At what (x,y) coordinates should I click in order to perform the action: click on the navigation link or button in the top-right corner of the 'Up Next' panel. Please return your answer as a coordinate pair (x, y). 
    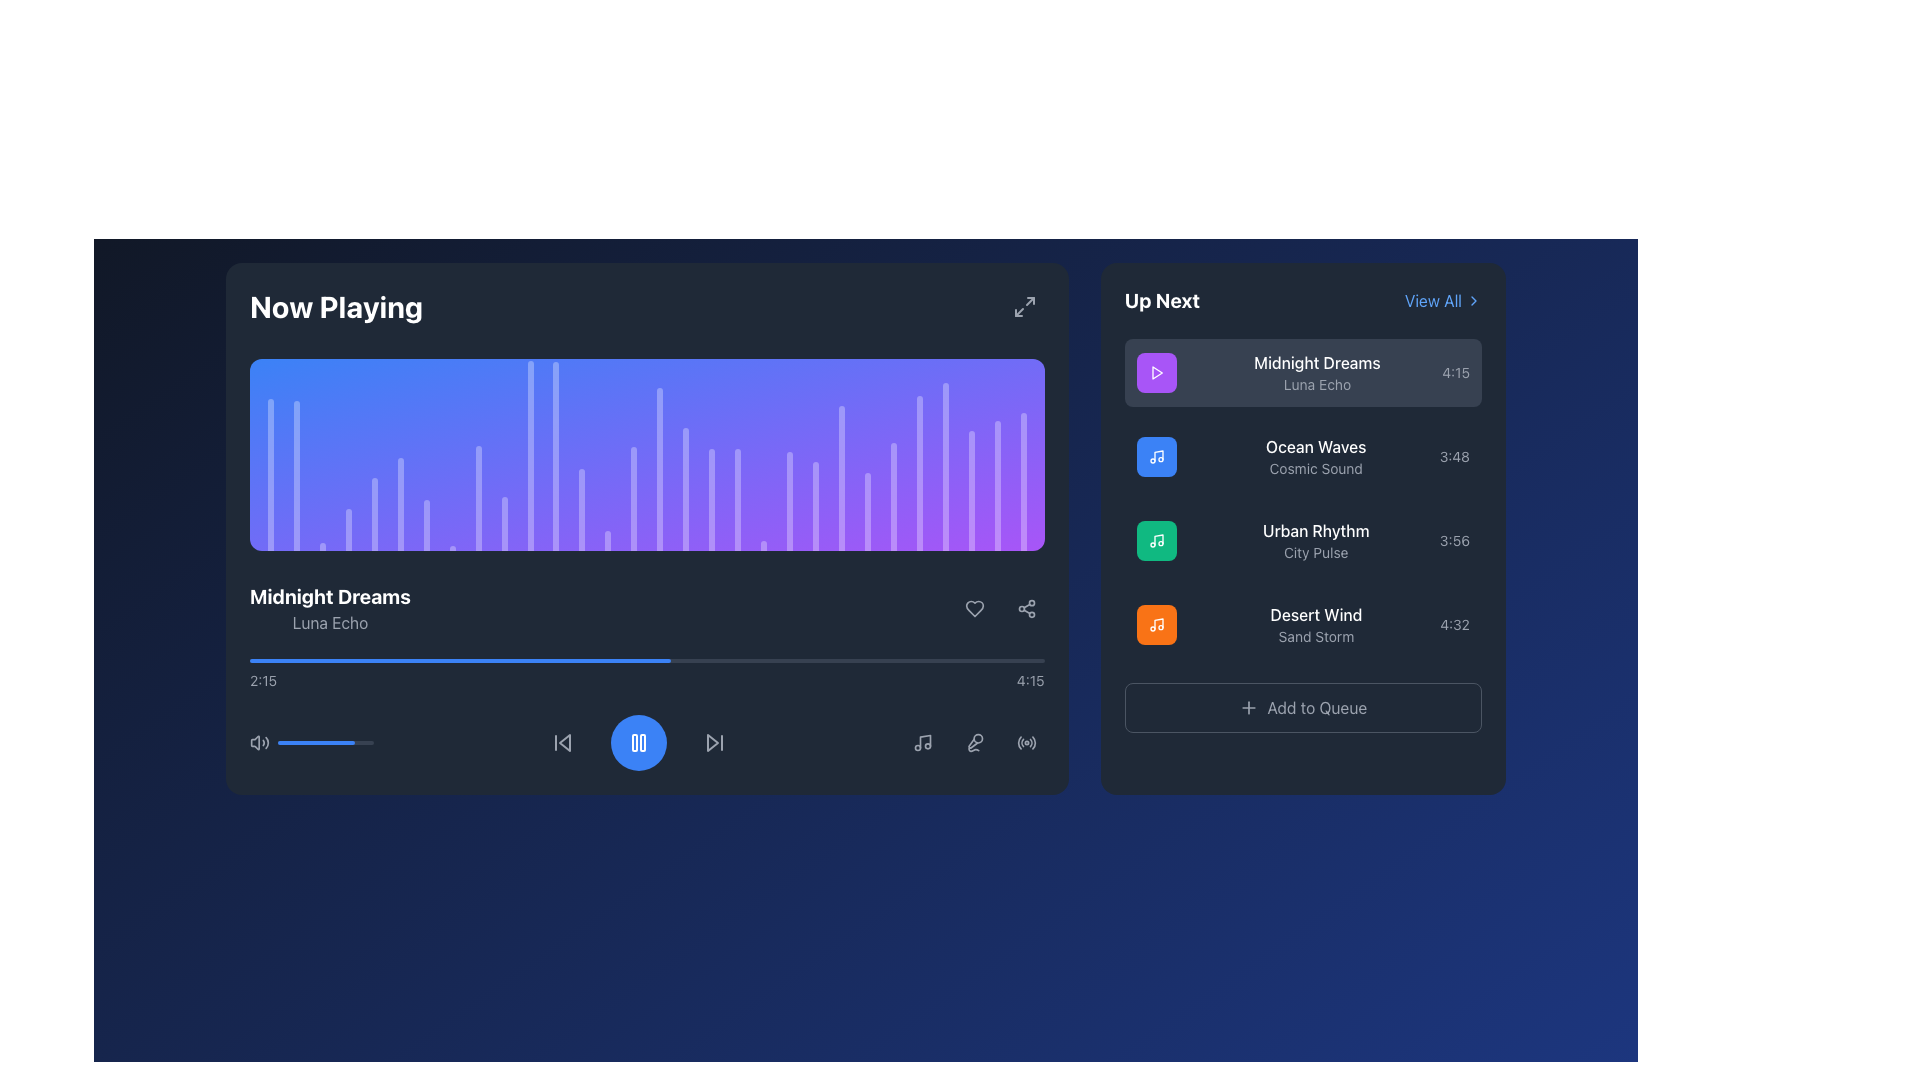
    Looking at the image, I should click on (1432, 300).